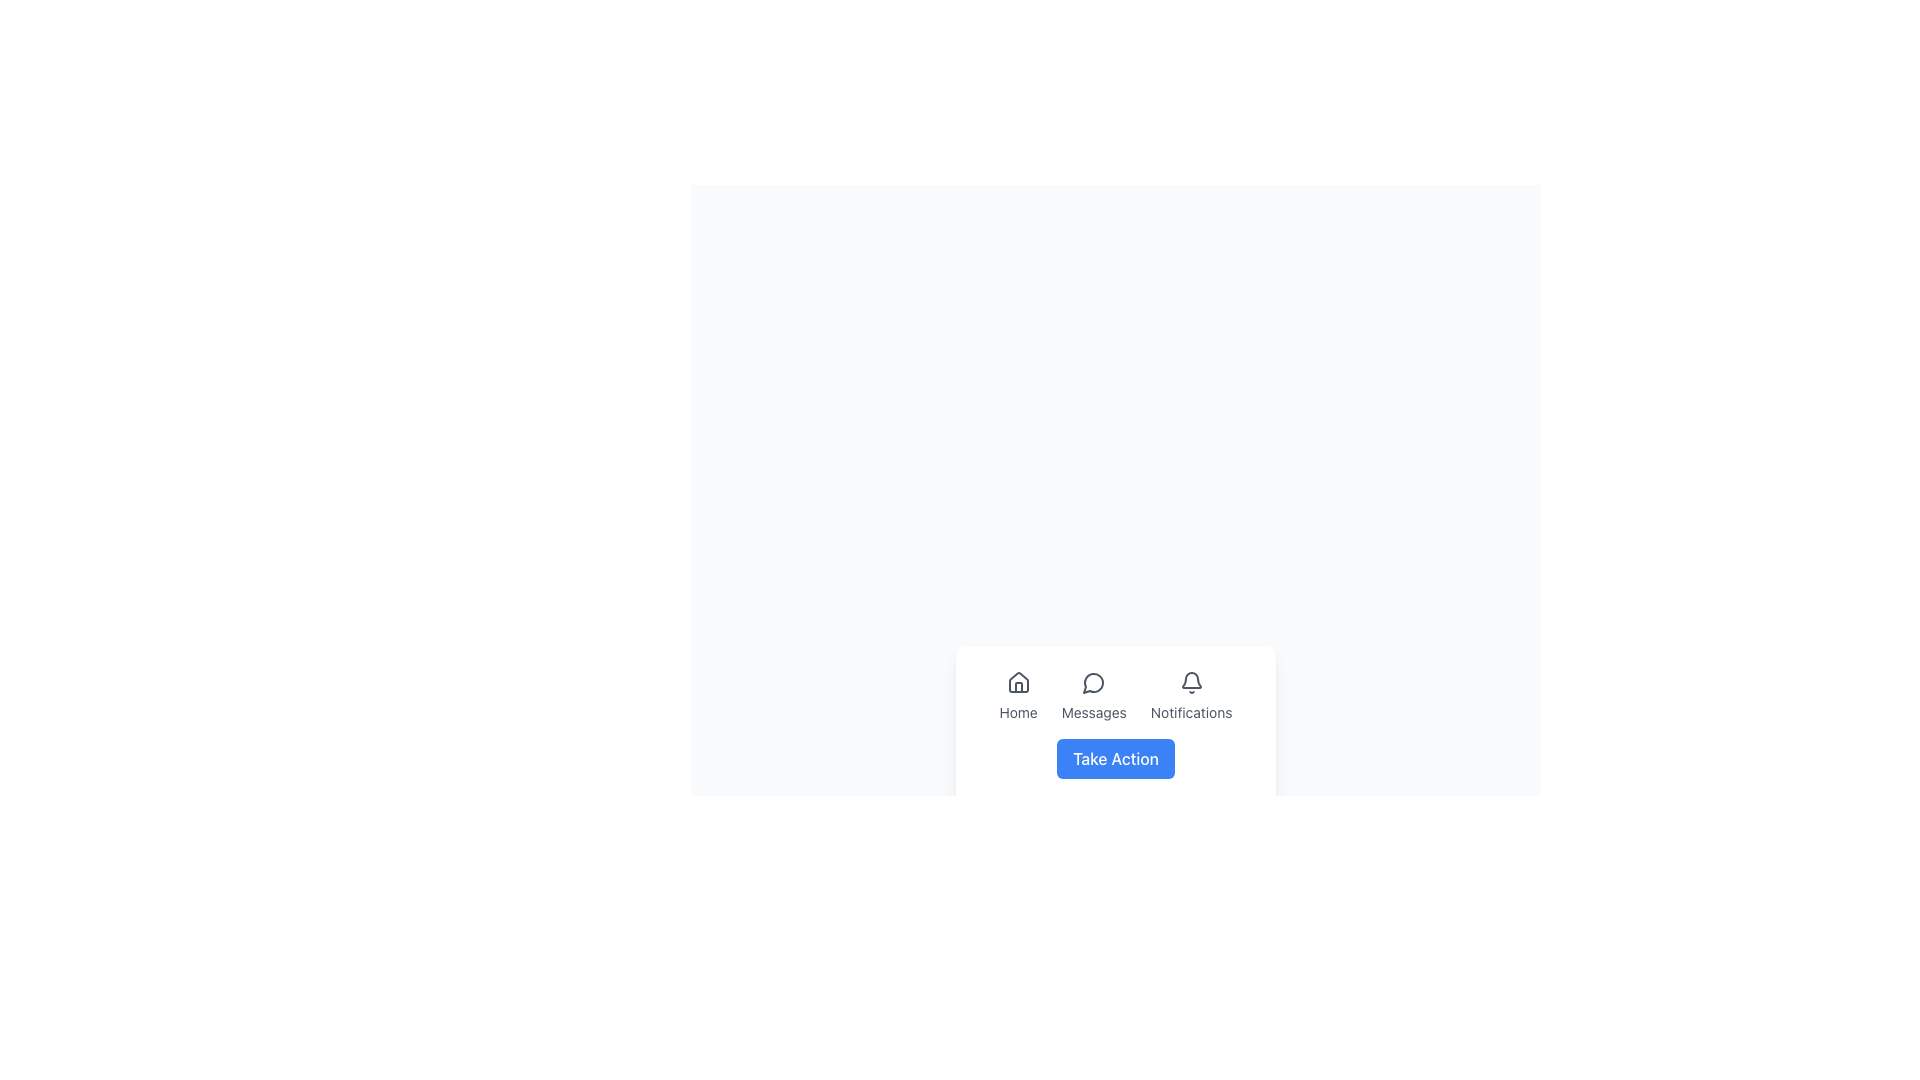  What do you see at coordinates (1092, 682) in the screenshot?
I see `vector graphic component of the circular speech bubble icon located in the bottom navigation bar, specifically the second icon from the left` at bounding box center [1092, 682].